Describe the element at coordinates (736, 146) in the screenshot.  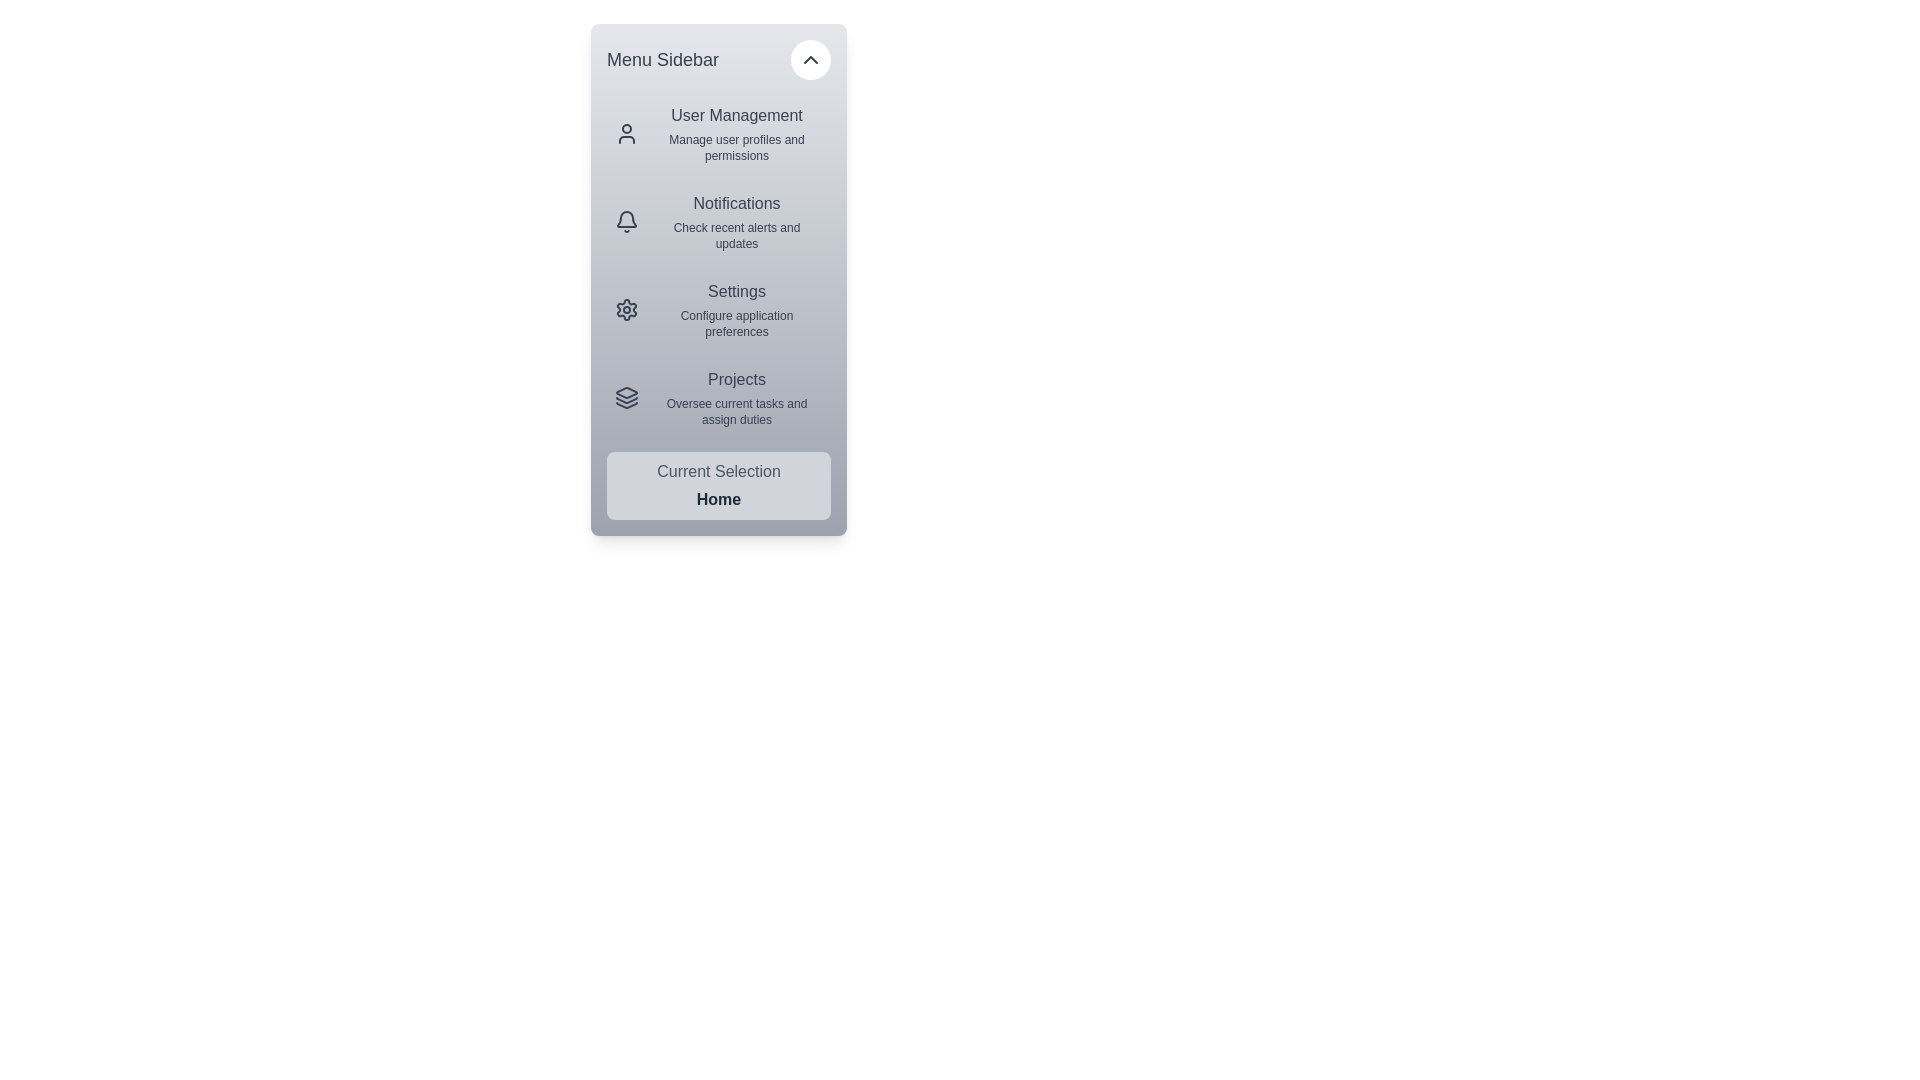
I see `the descriptive text label that provides information about the 'User Management' section, located directly below the 'User Management' heading in the sidebar menu` at that location.